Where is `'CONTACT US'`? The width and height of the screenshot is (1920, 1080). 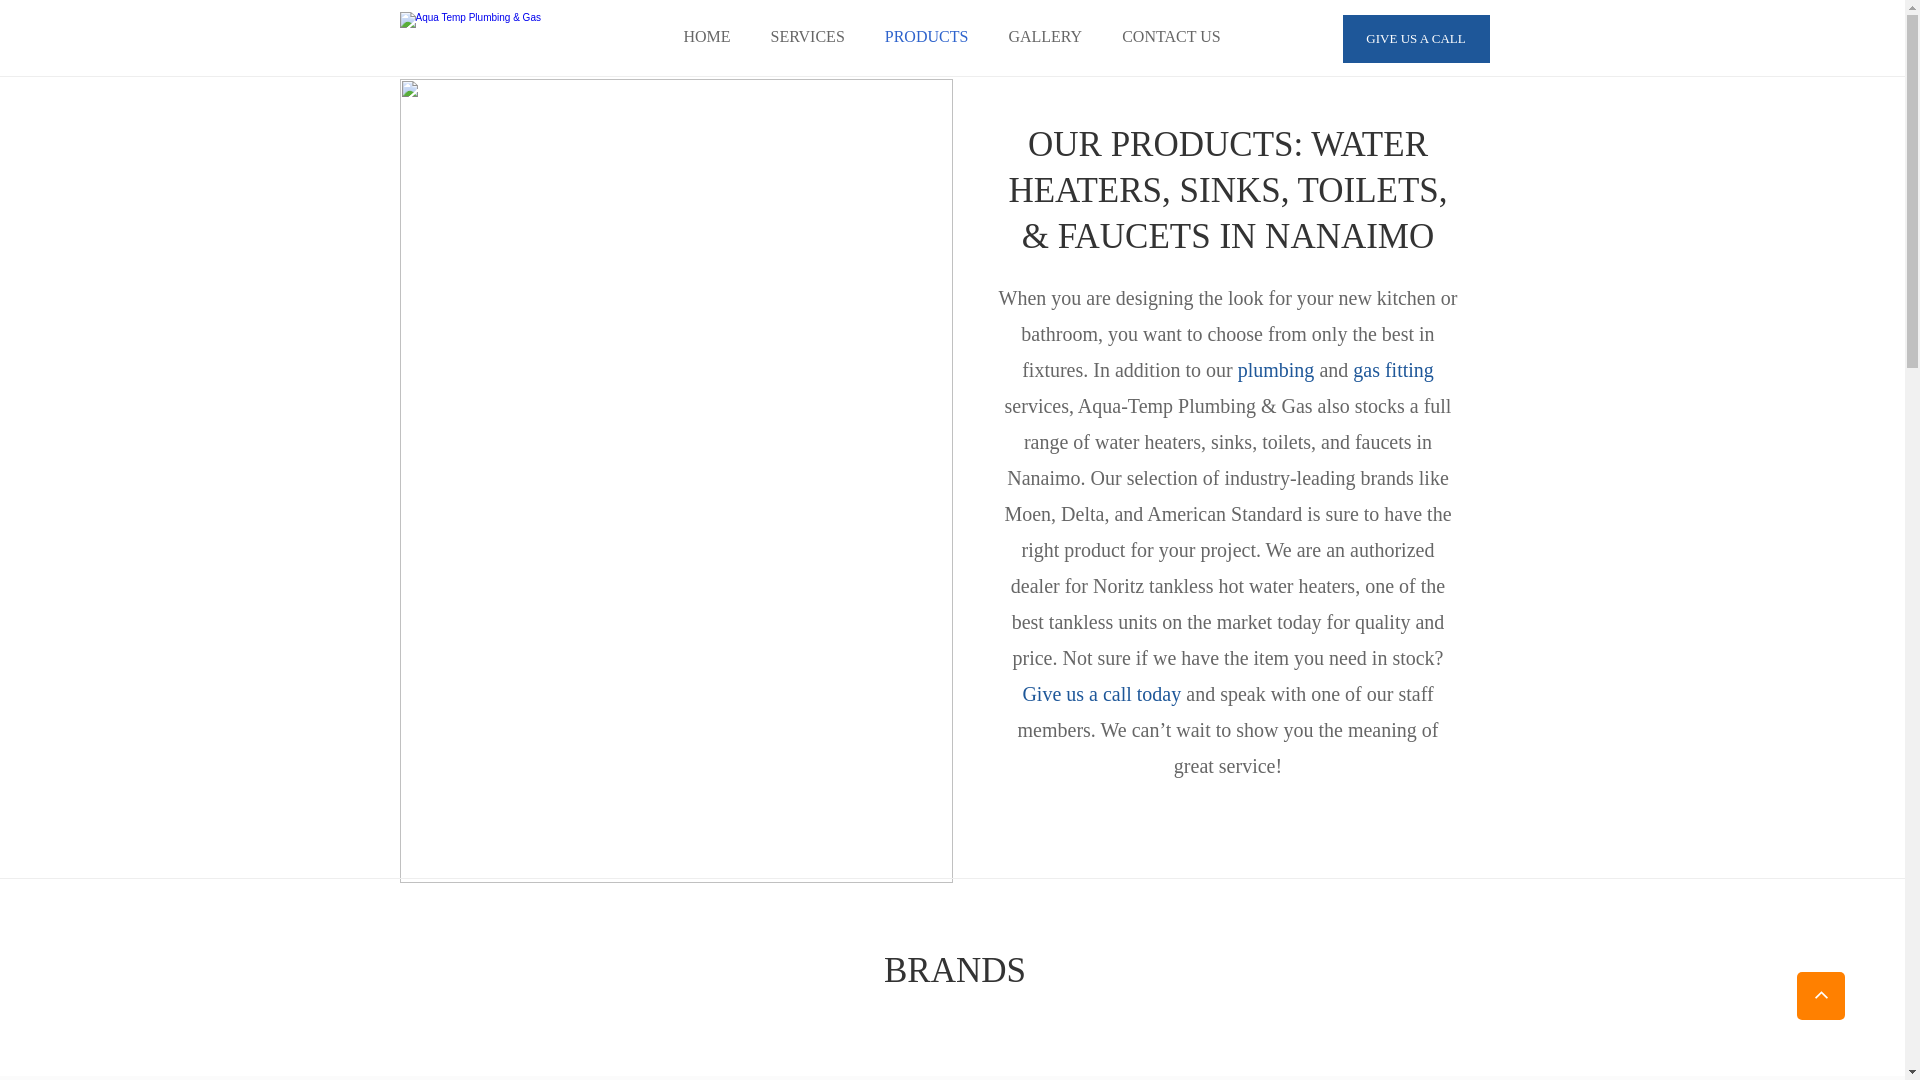
'CONTACT US' is located at coordinates (1101, 37).